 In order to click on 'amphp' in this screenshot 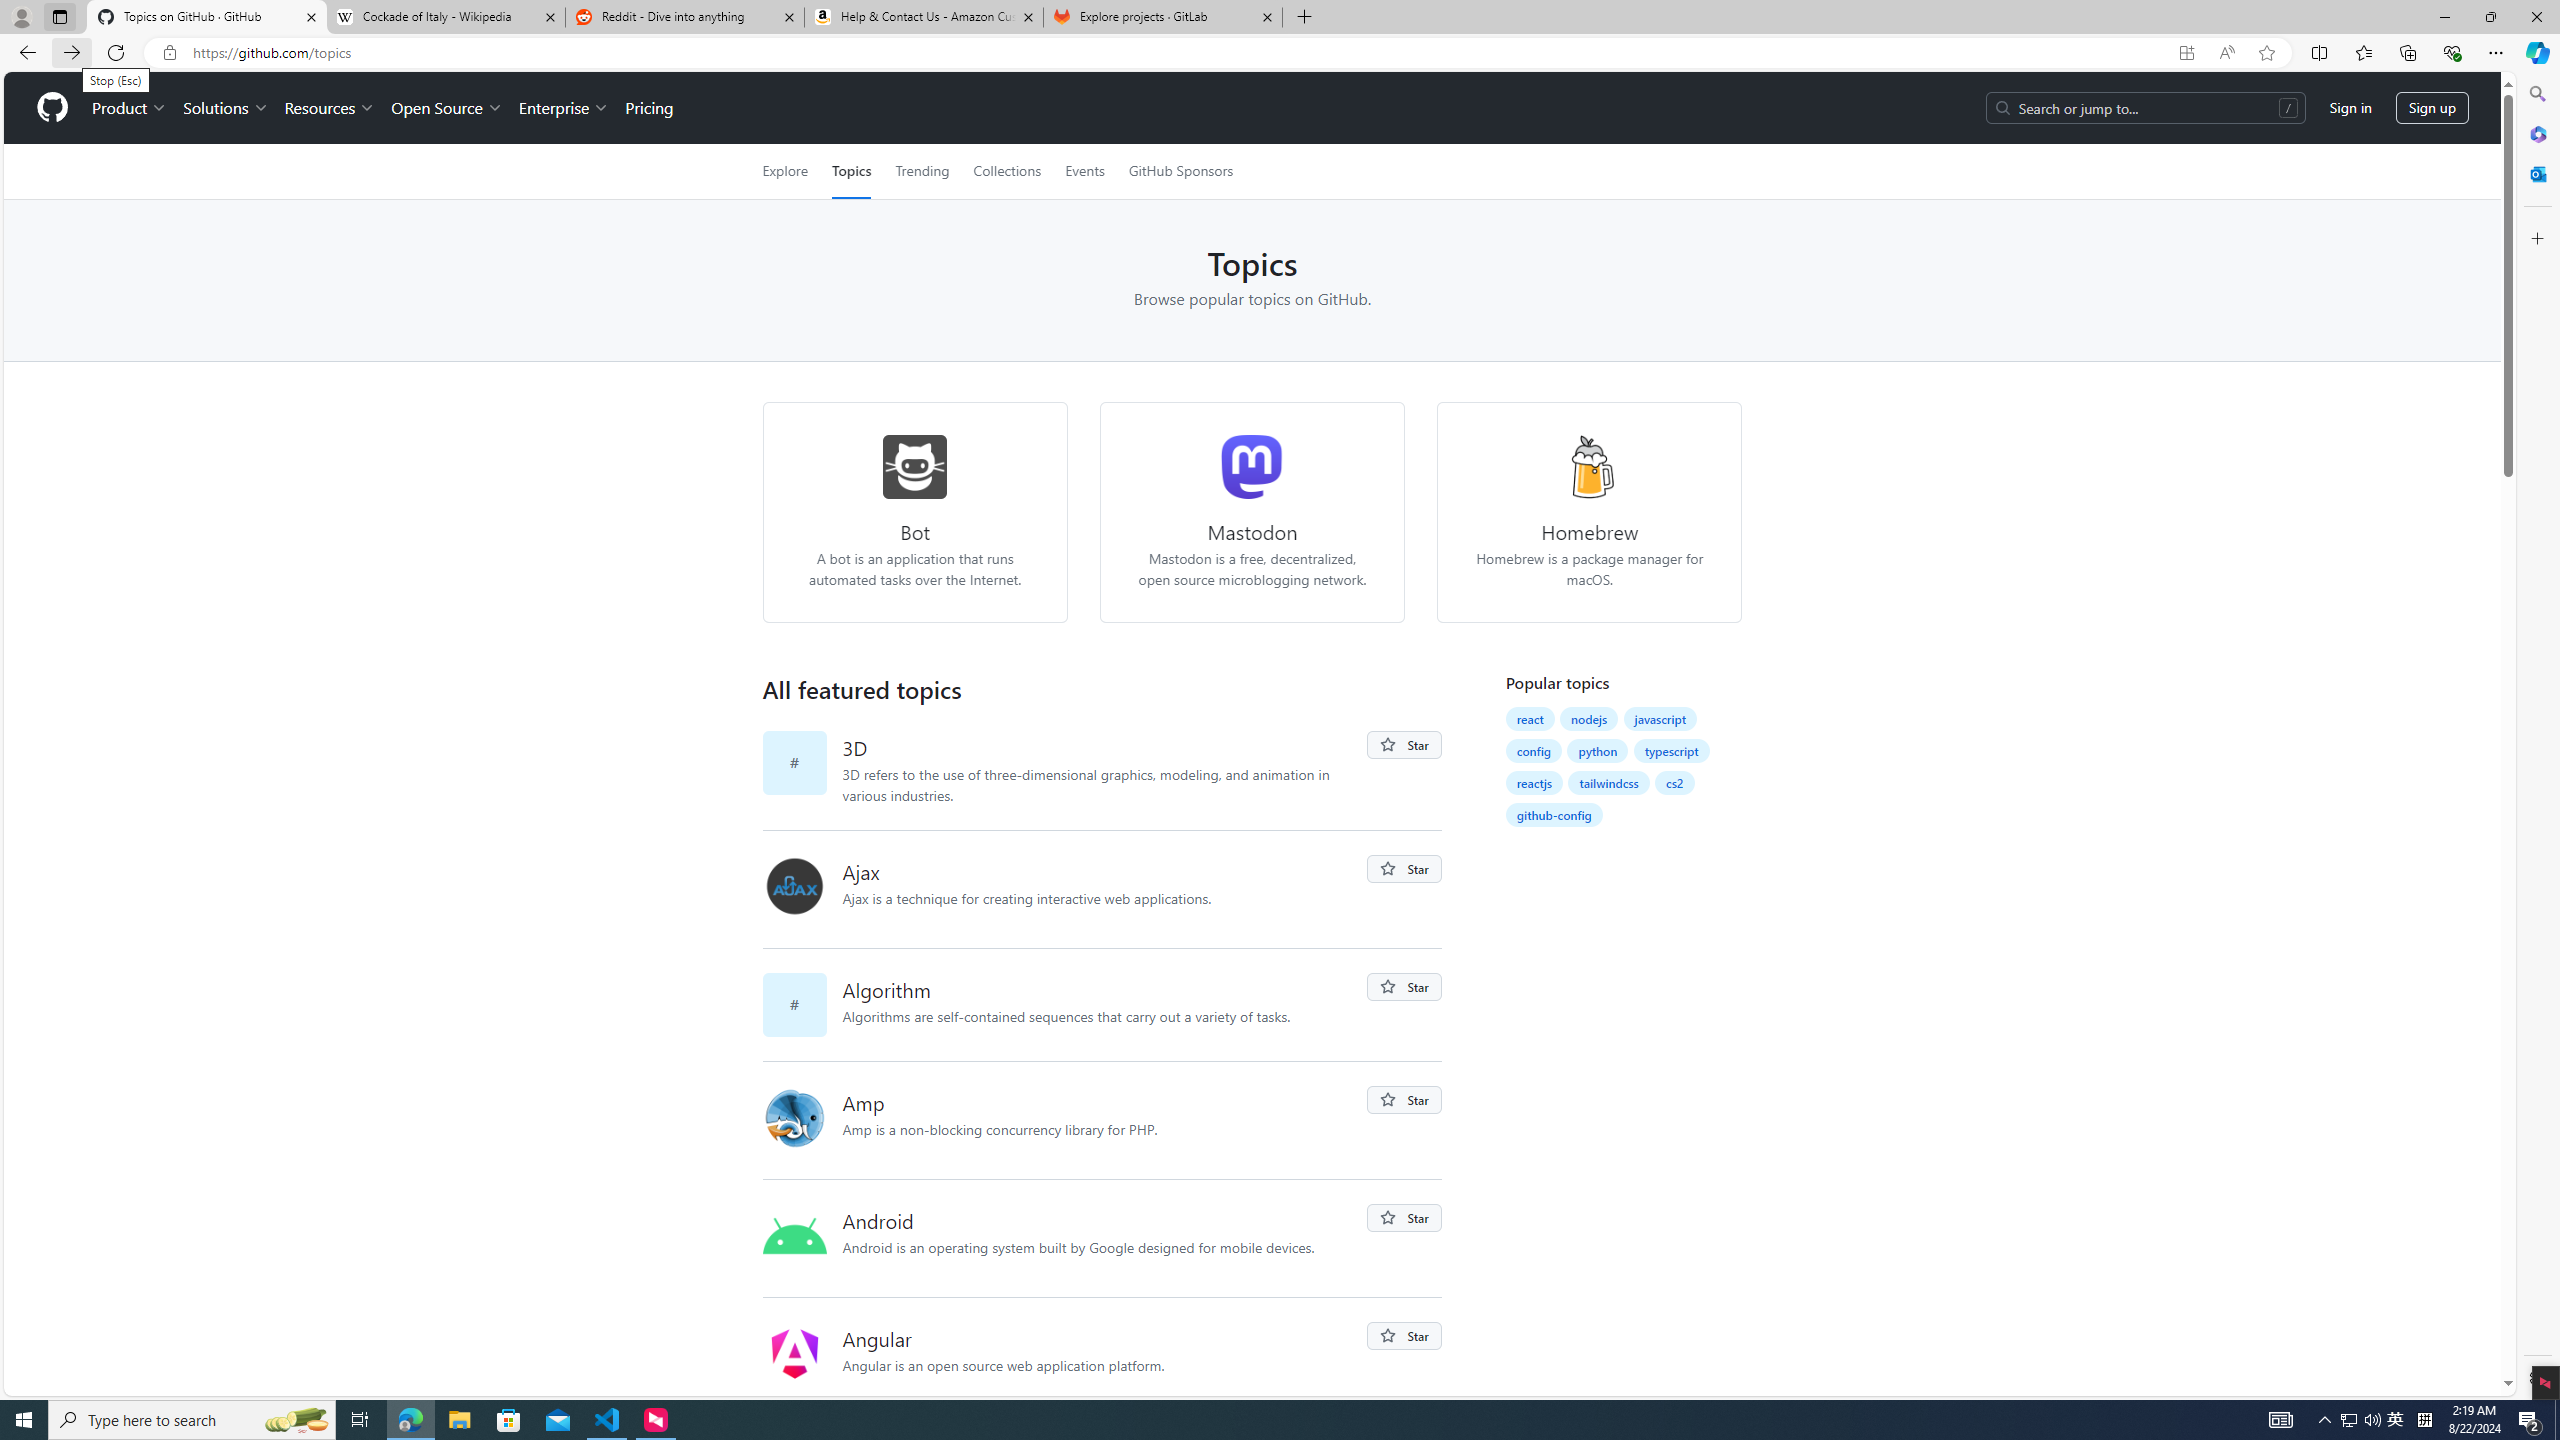, I will do `click(802, 1119)`.